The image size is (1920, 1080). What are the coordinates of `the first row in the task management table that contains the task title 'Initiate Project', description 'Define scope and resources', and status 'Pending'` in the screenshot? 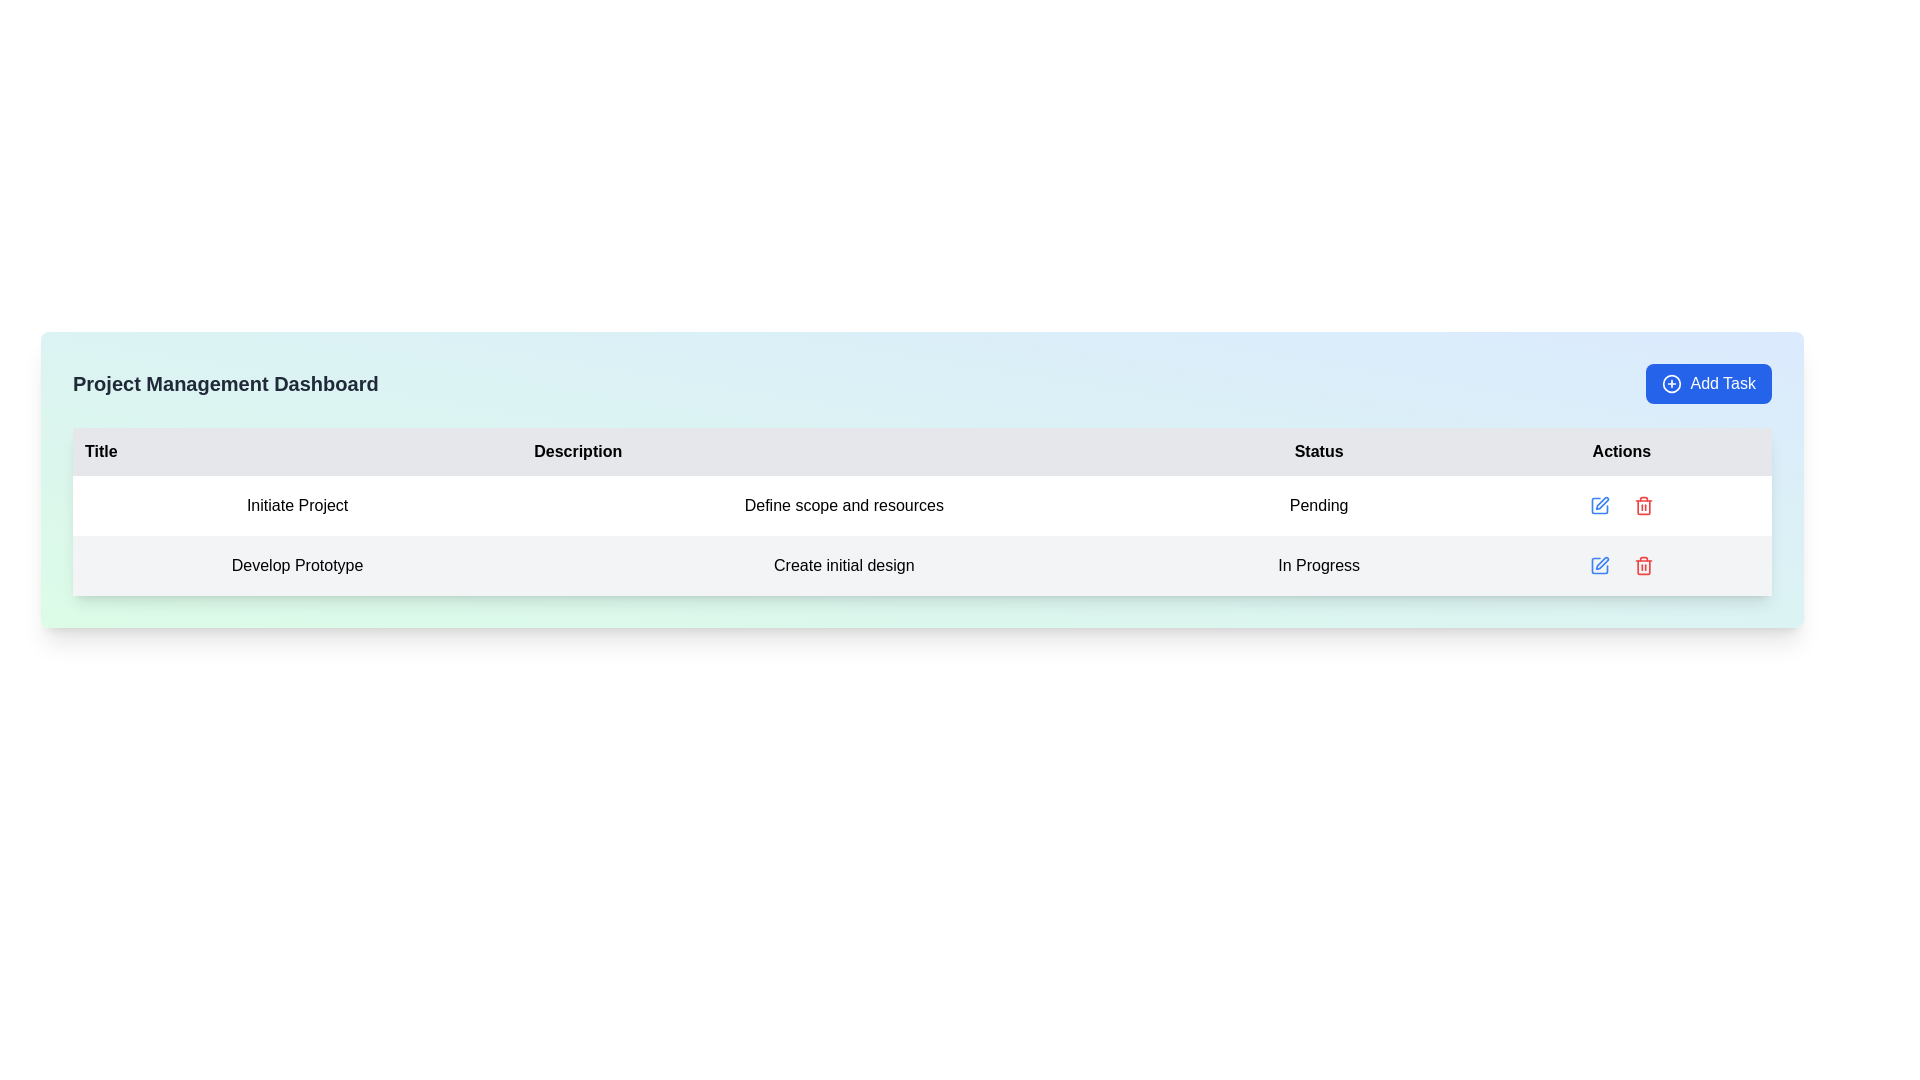 It's located at (921, 504).